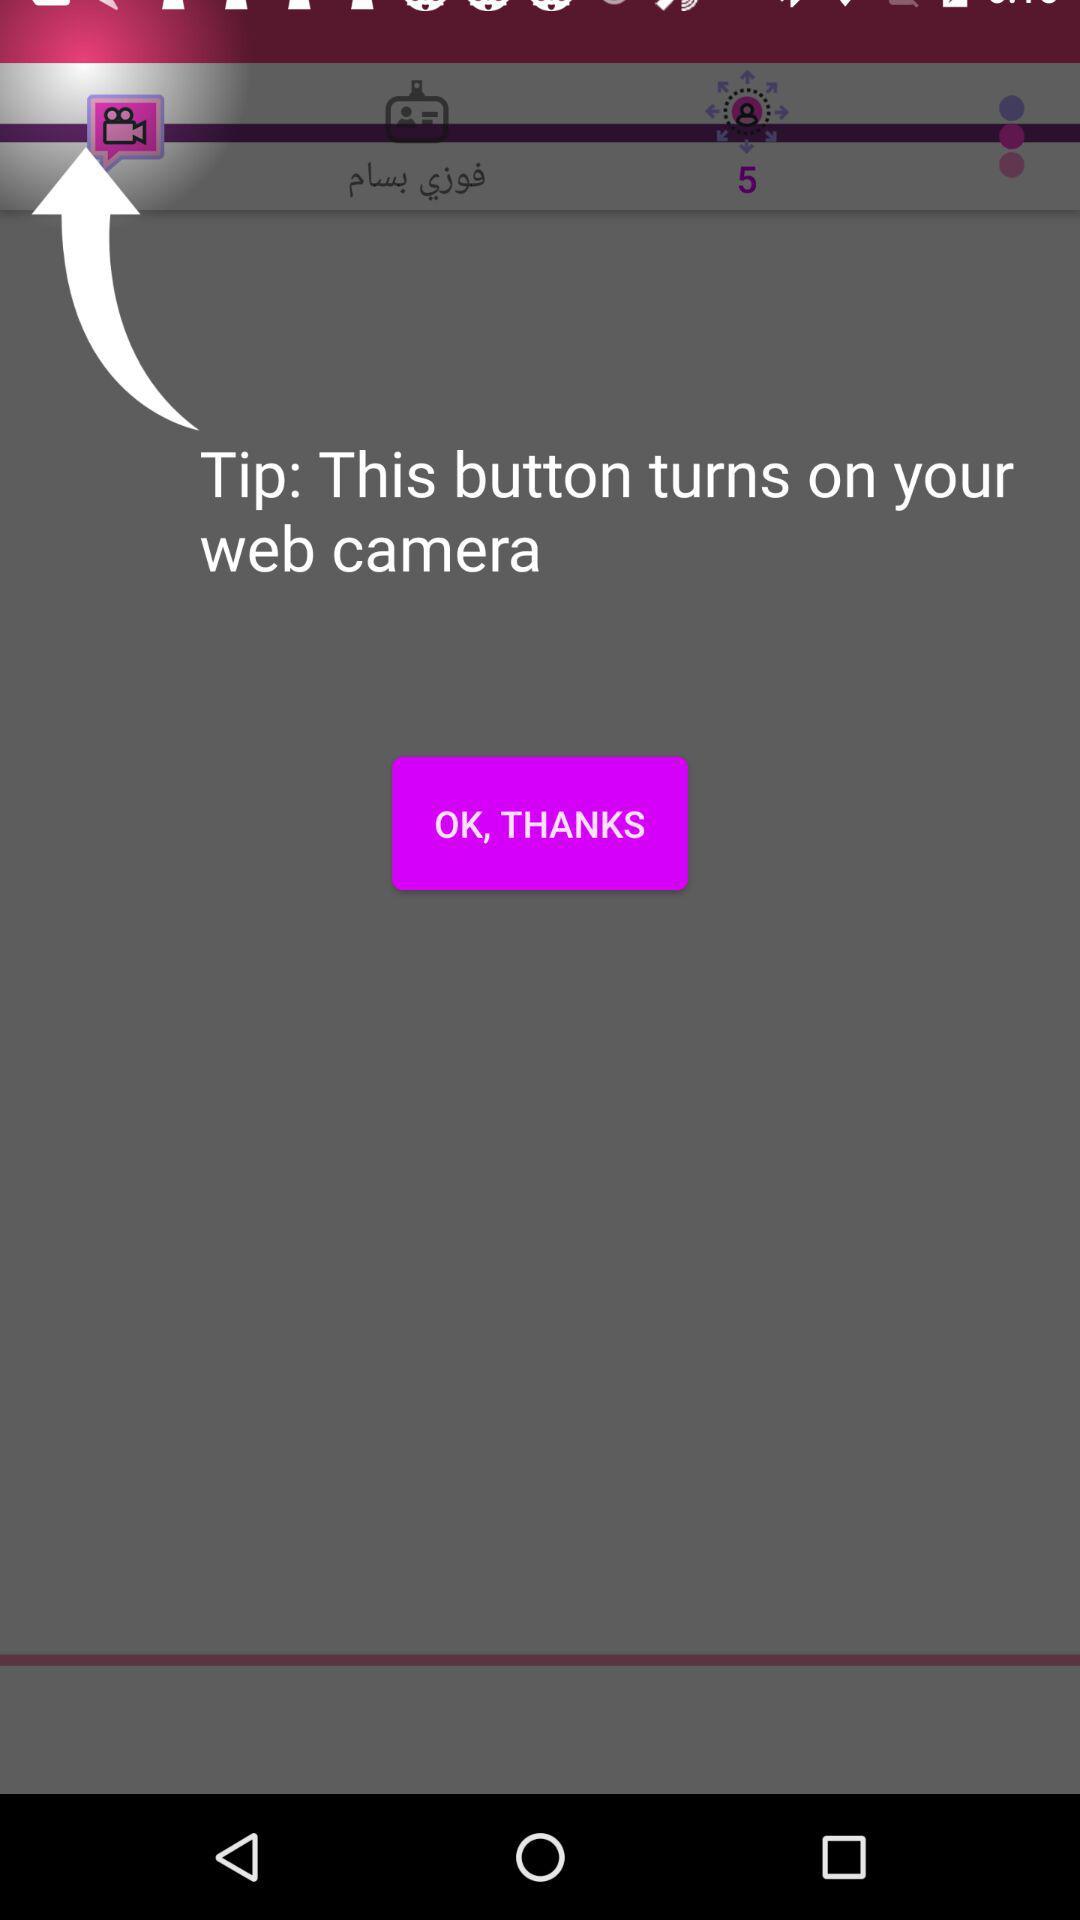 The height and width of the screenshot is (1920, 1080). I want to click on ok, thanks, so click(540, 823).